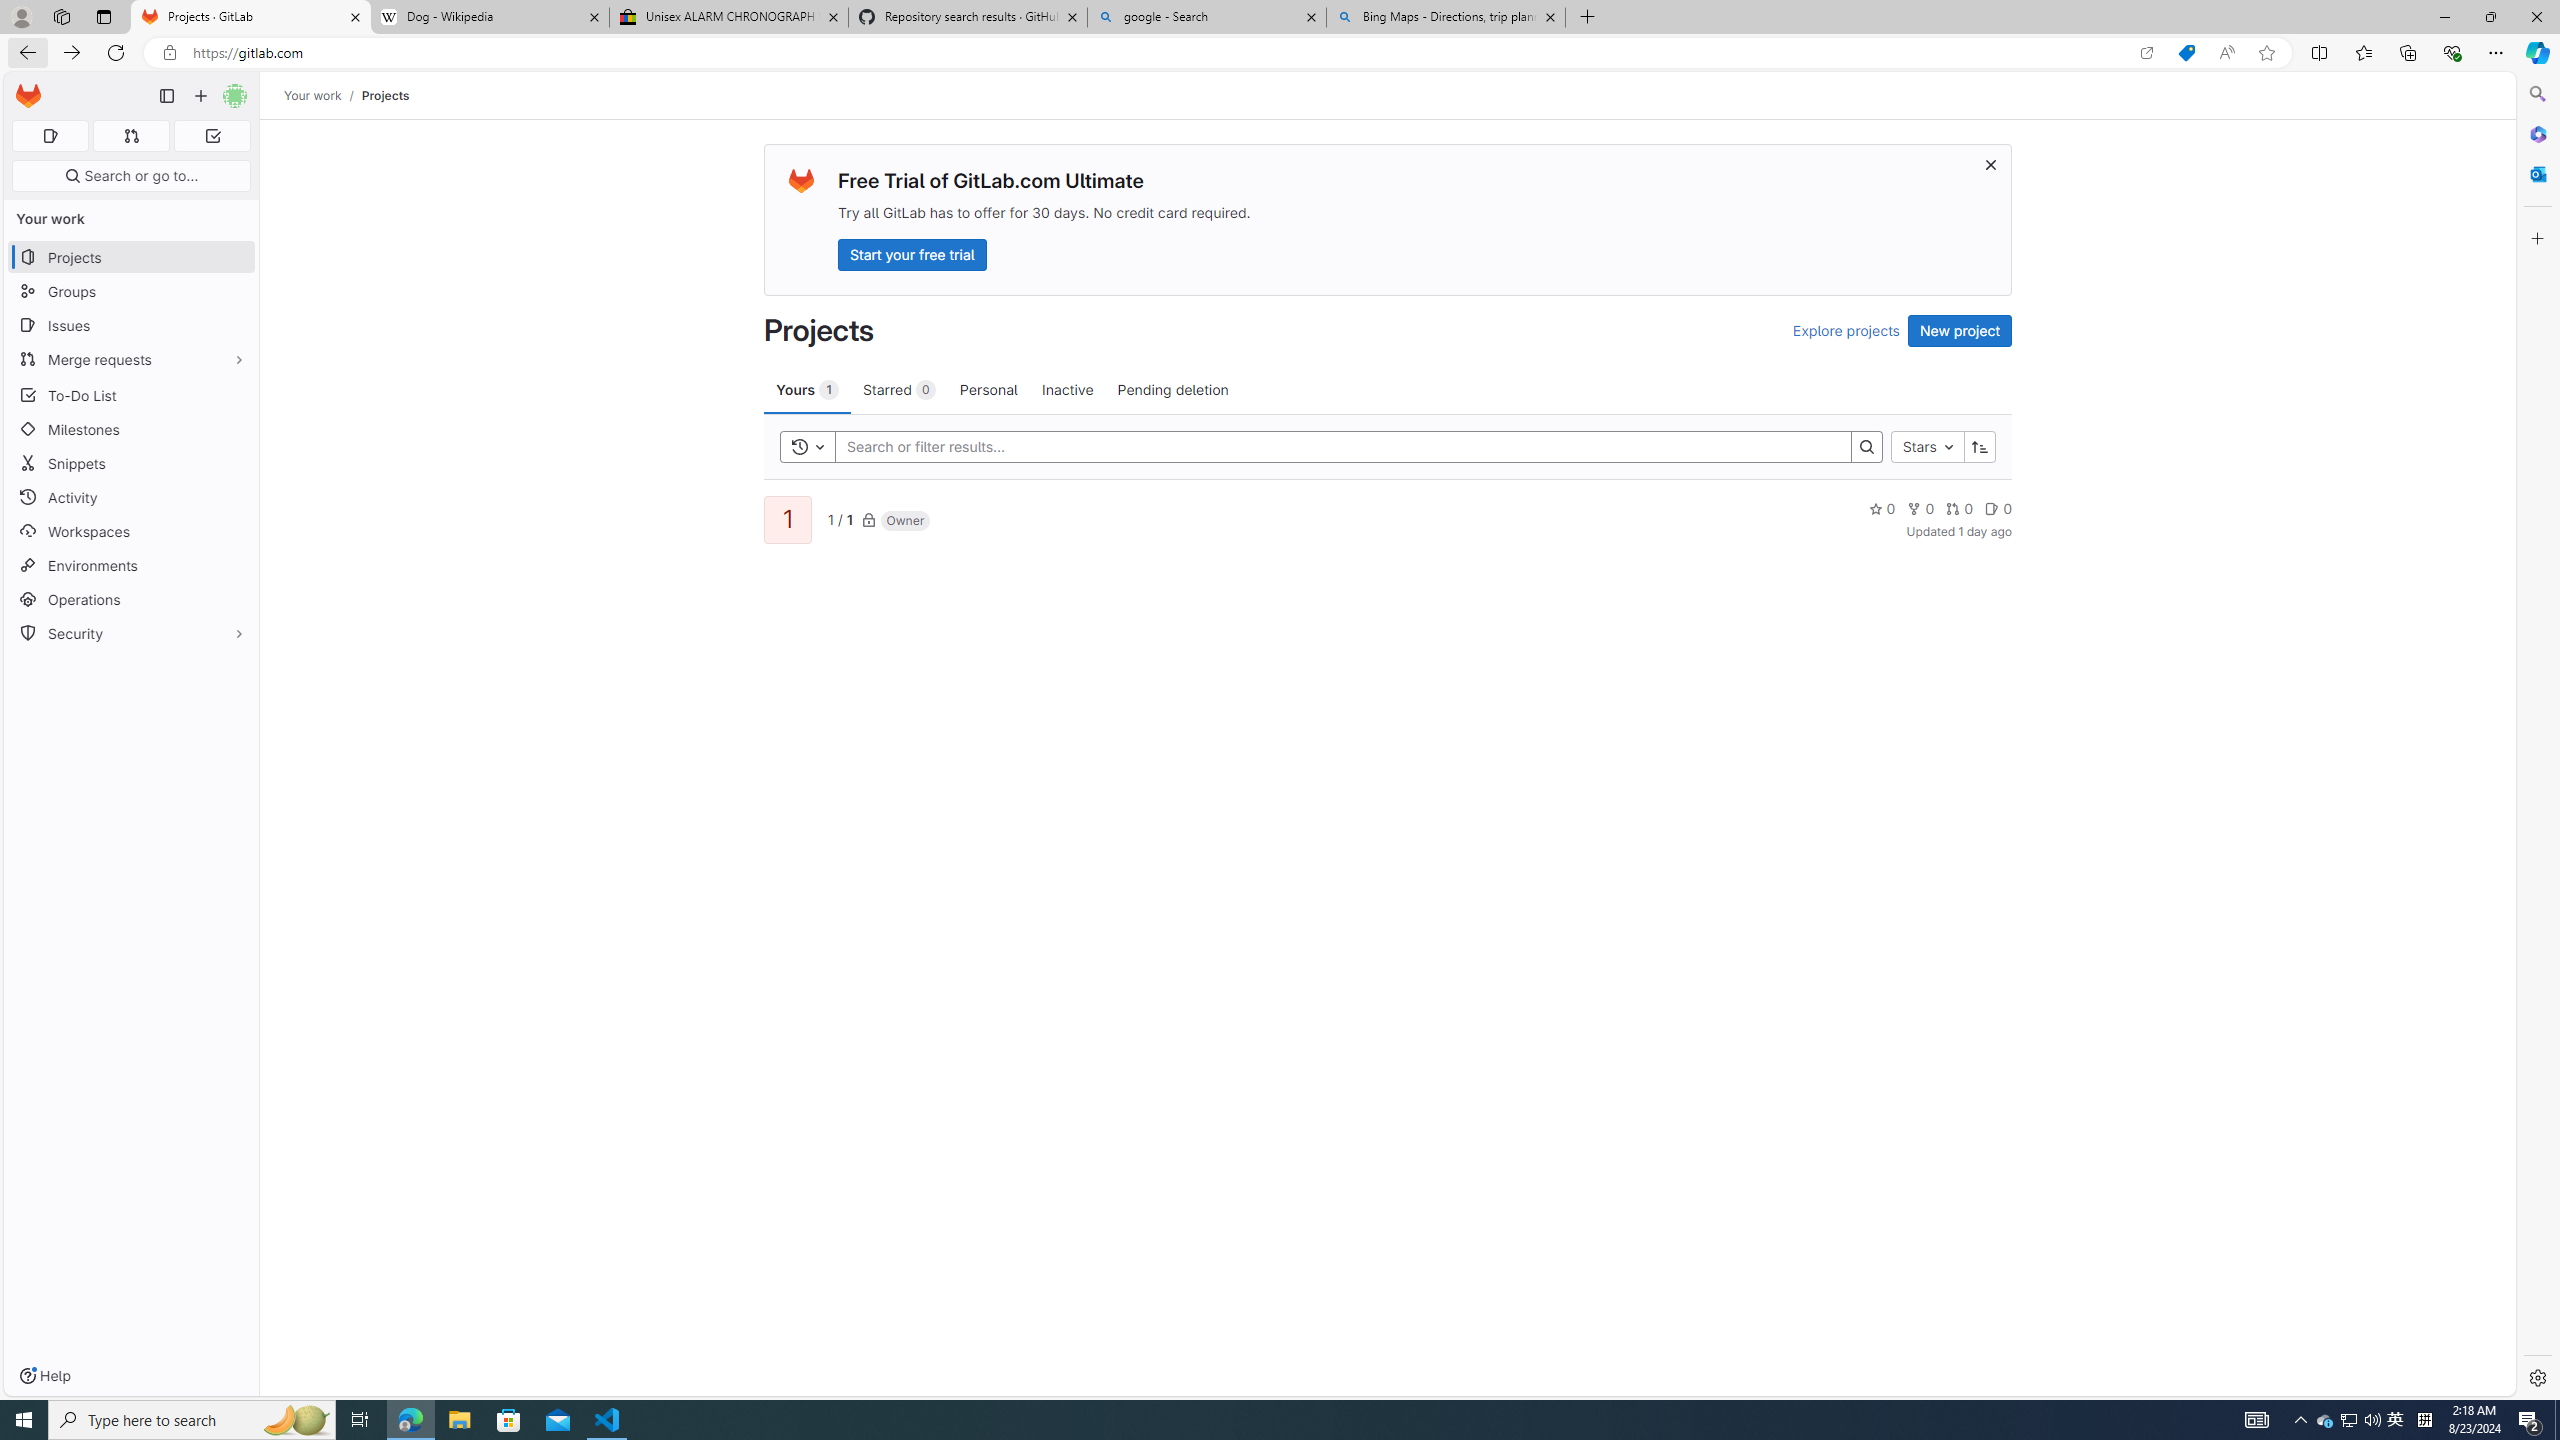  What do you see at coordinates (2145, 53) in the screenshot?
I see `'Open in app'` at bounding box center [2145, 53].